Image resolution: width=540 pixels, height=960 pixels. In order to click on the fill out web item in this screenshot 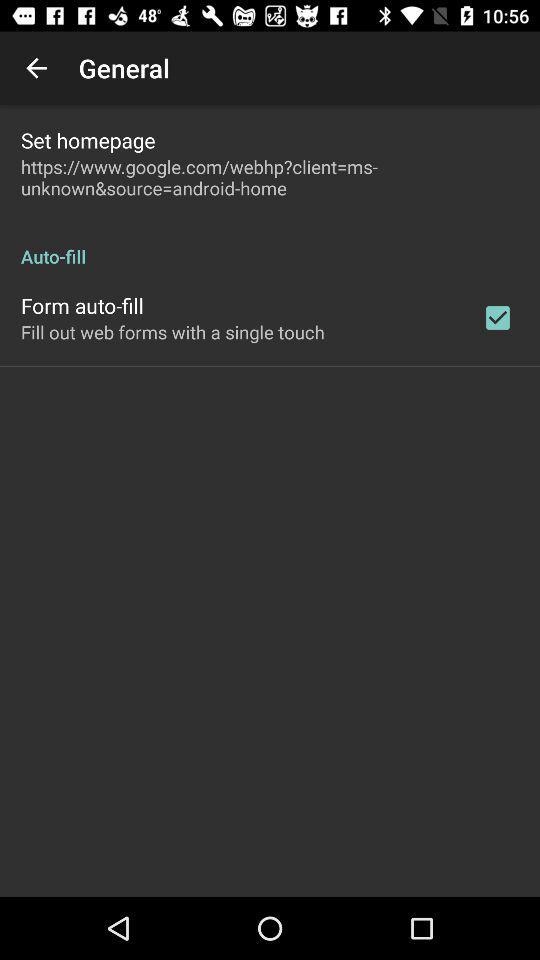, I will do `click(172, 332)`.